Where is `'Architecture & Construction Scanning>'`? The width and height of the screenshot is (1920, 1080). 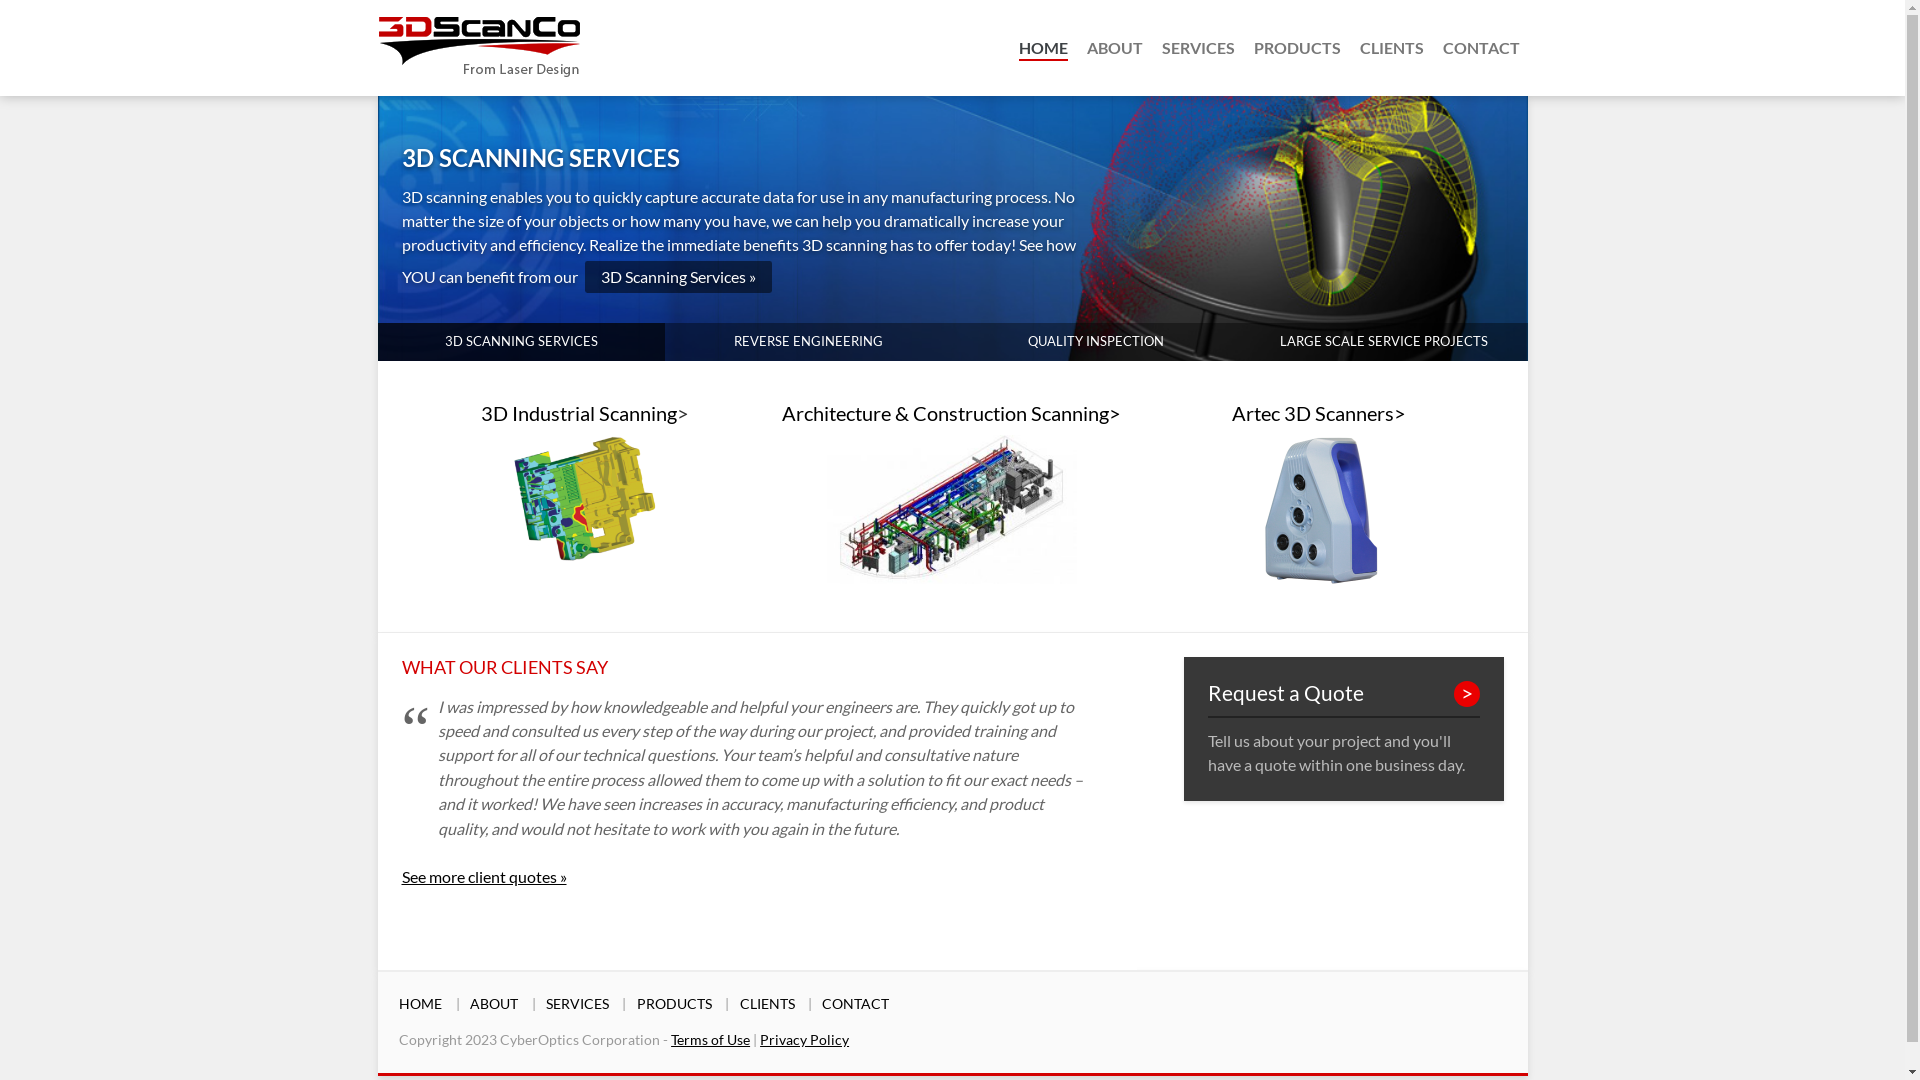
'Architecture & Construction Scanning>' is located at coordinates (950, 411).